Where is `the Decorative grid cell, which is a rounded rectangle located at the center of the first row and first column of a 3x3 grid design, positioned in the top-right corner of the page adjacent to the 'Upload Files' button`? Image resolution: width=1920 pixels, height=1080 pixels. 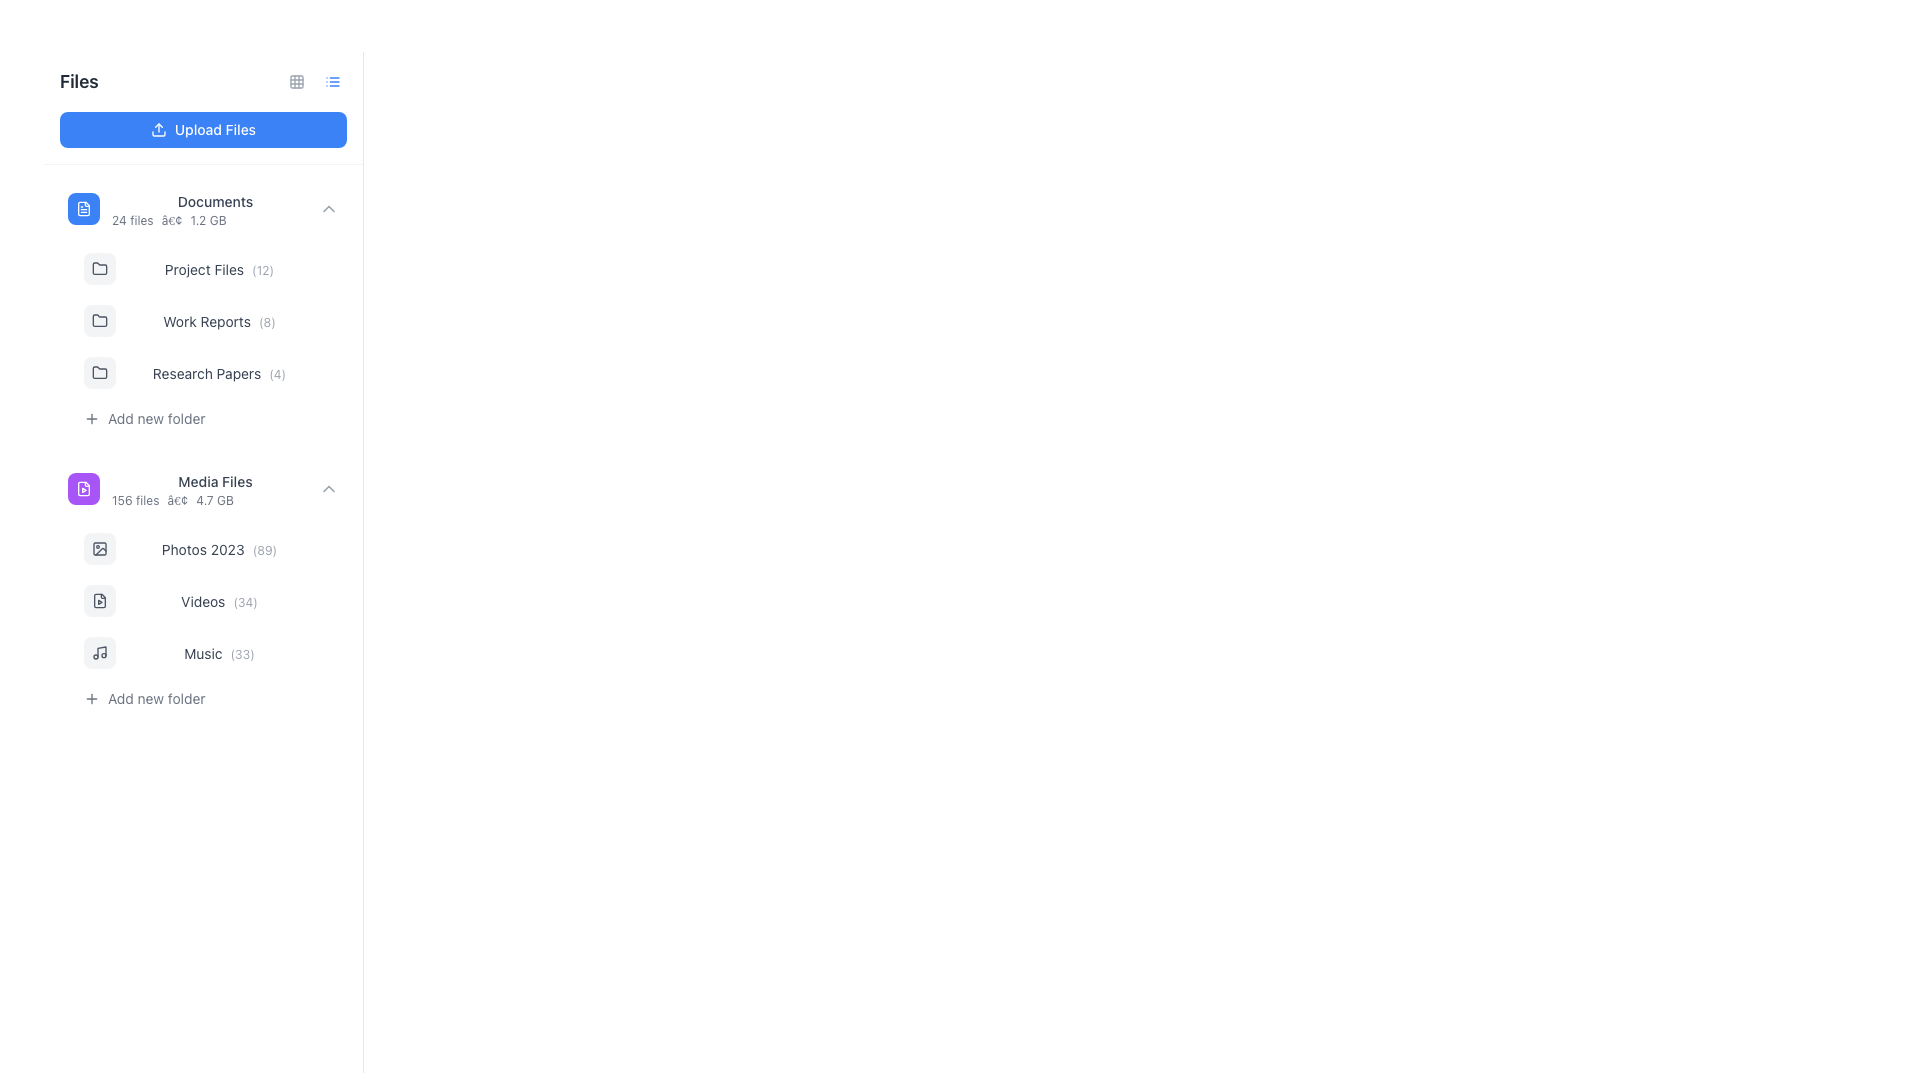 the Decorative grid cell, which is a rounded rectangle located at the center of the first row and first column of a 3x3 grid design, positioned in the top-right corner of the page adjacent to the 'Upload Files' button is located at coordinates (296, 80).